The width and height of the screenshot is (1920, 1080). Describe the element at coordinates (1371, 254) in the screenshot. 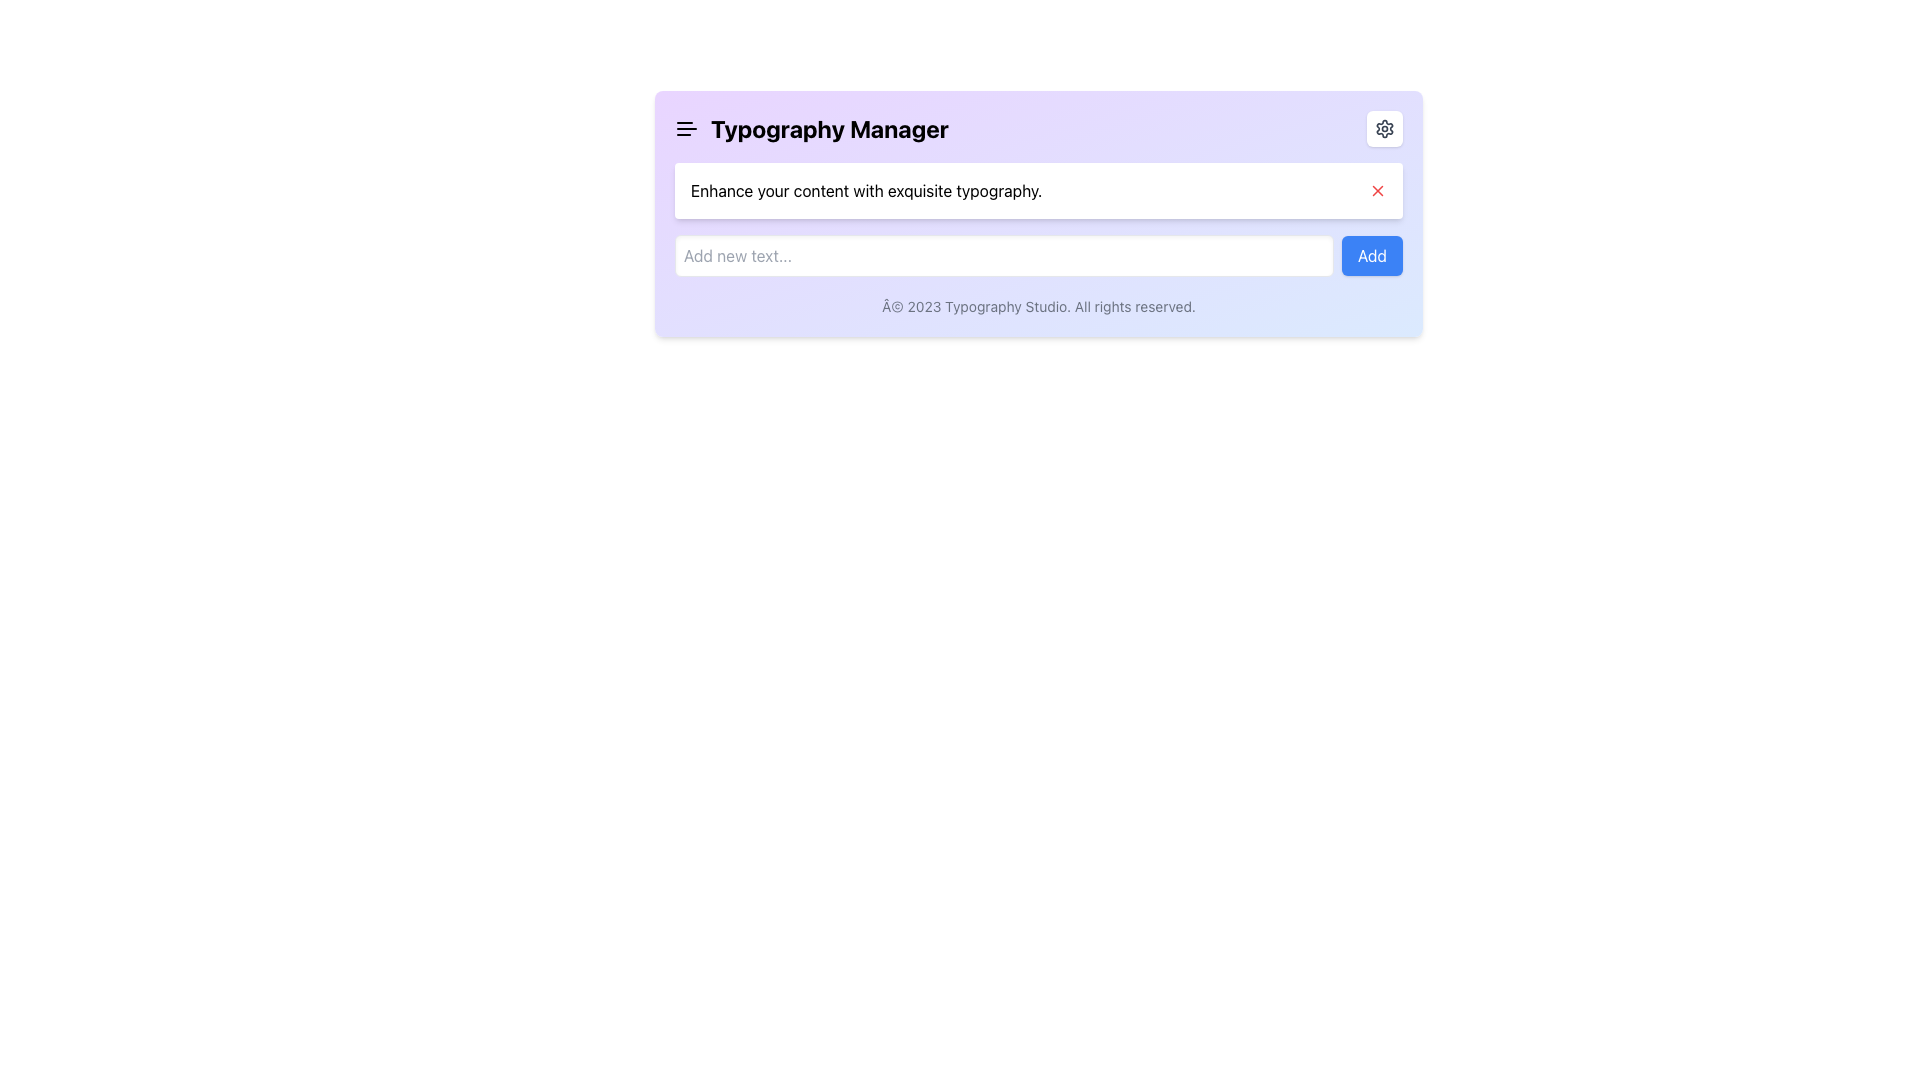

I see `the 'Add' button, which is a rectangular button with a blue background and white text, located on the far right of the layout` at that location.